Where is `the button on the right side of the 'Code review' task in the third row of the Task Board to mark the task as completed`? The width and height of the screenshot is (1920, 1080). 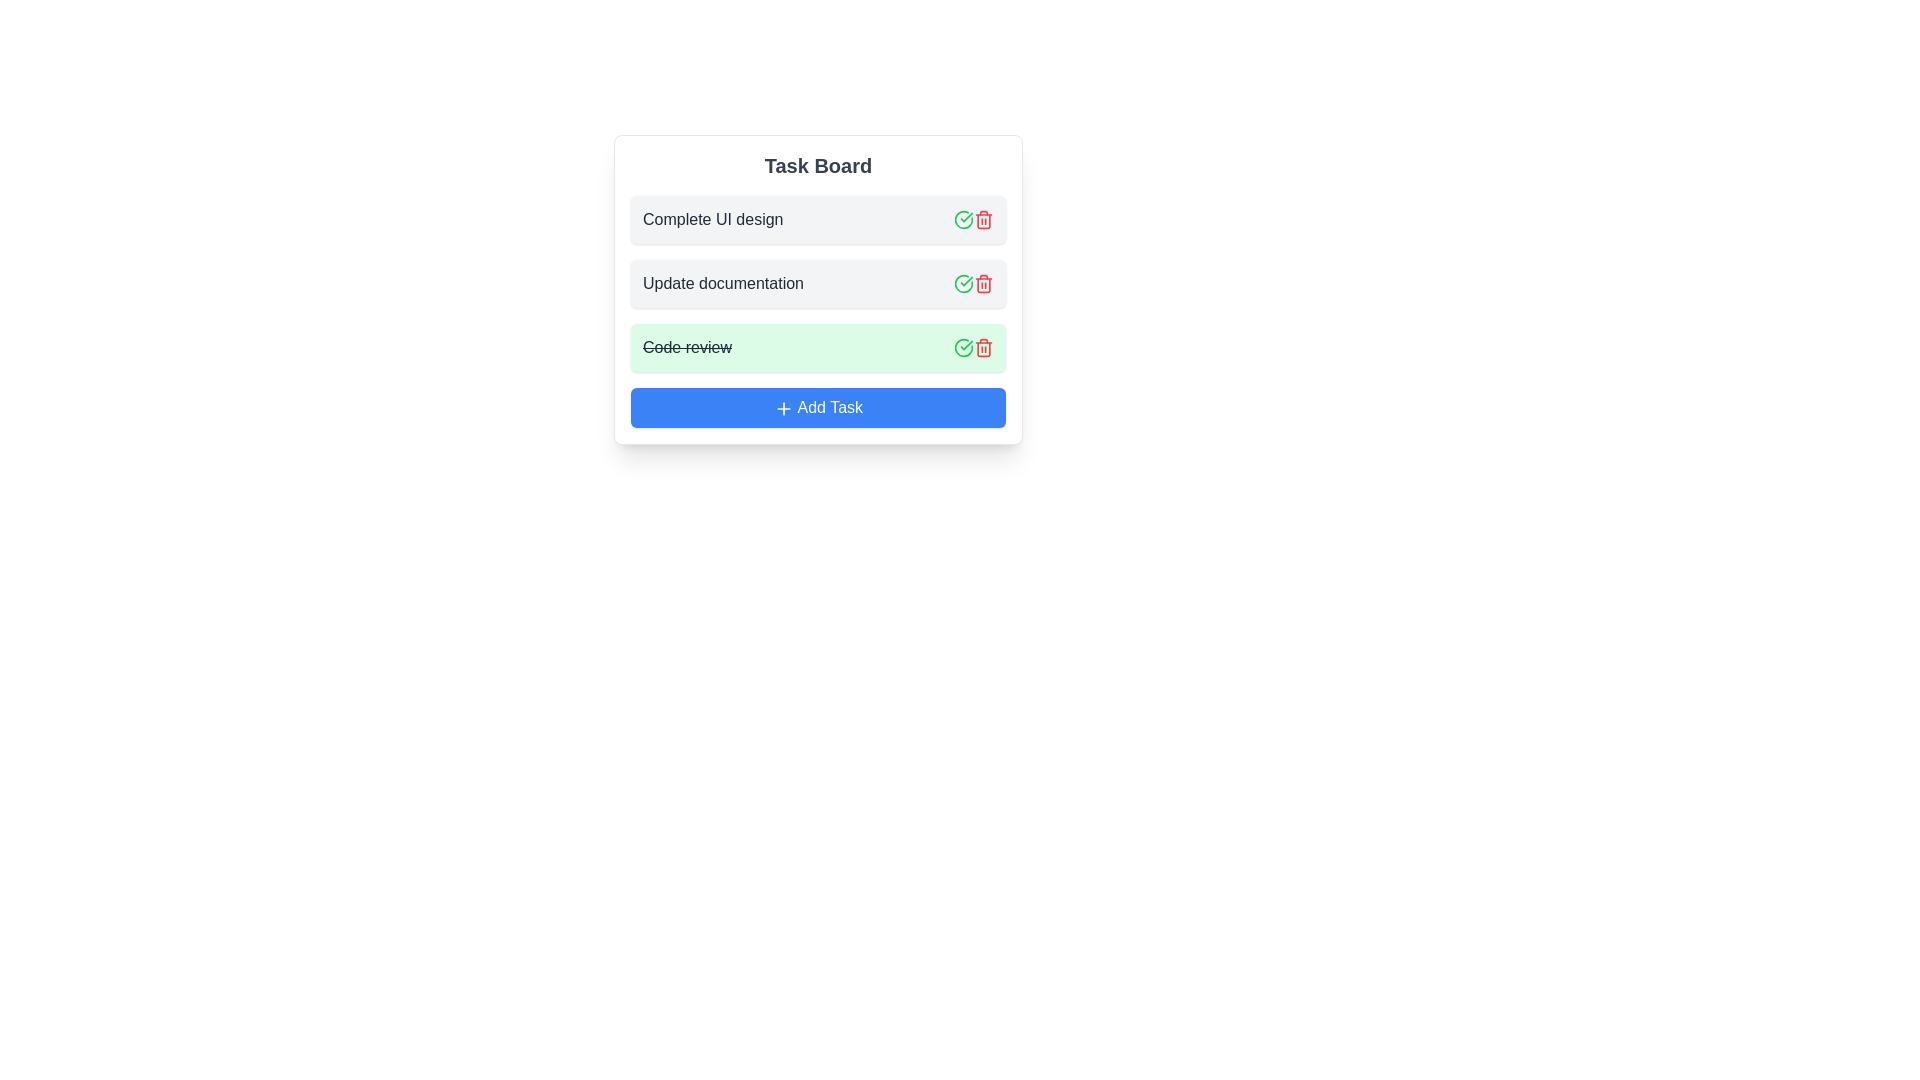 the button on the right side of the 'Code review' task in the third row of the Task Board to mark the task as completed is located at coordinates (964, 346).